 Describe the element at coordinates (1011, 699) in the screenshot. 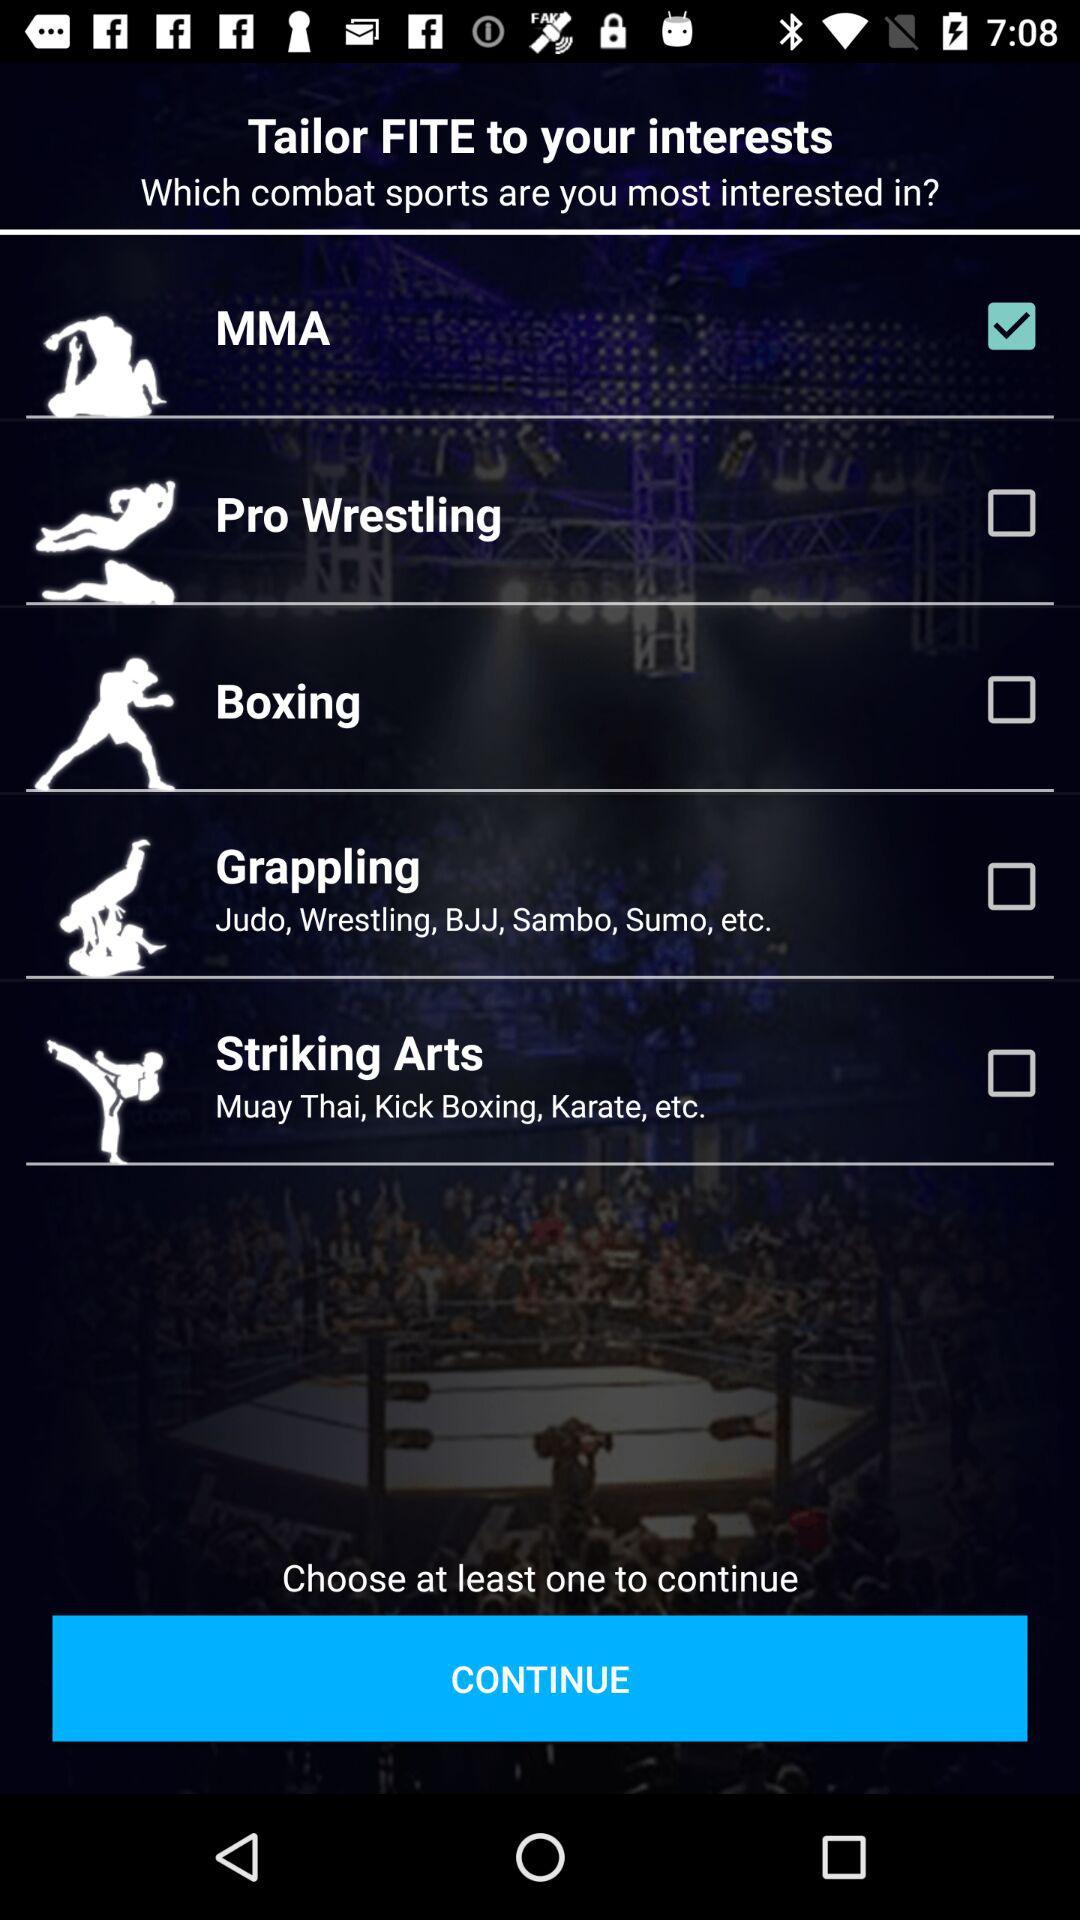

I see `boxing` at that location.